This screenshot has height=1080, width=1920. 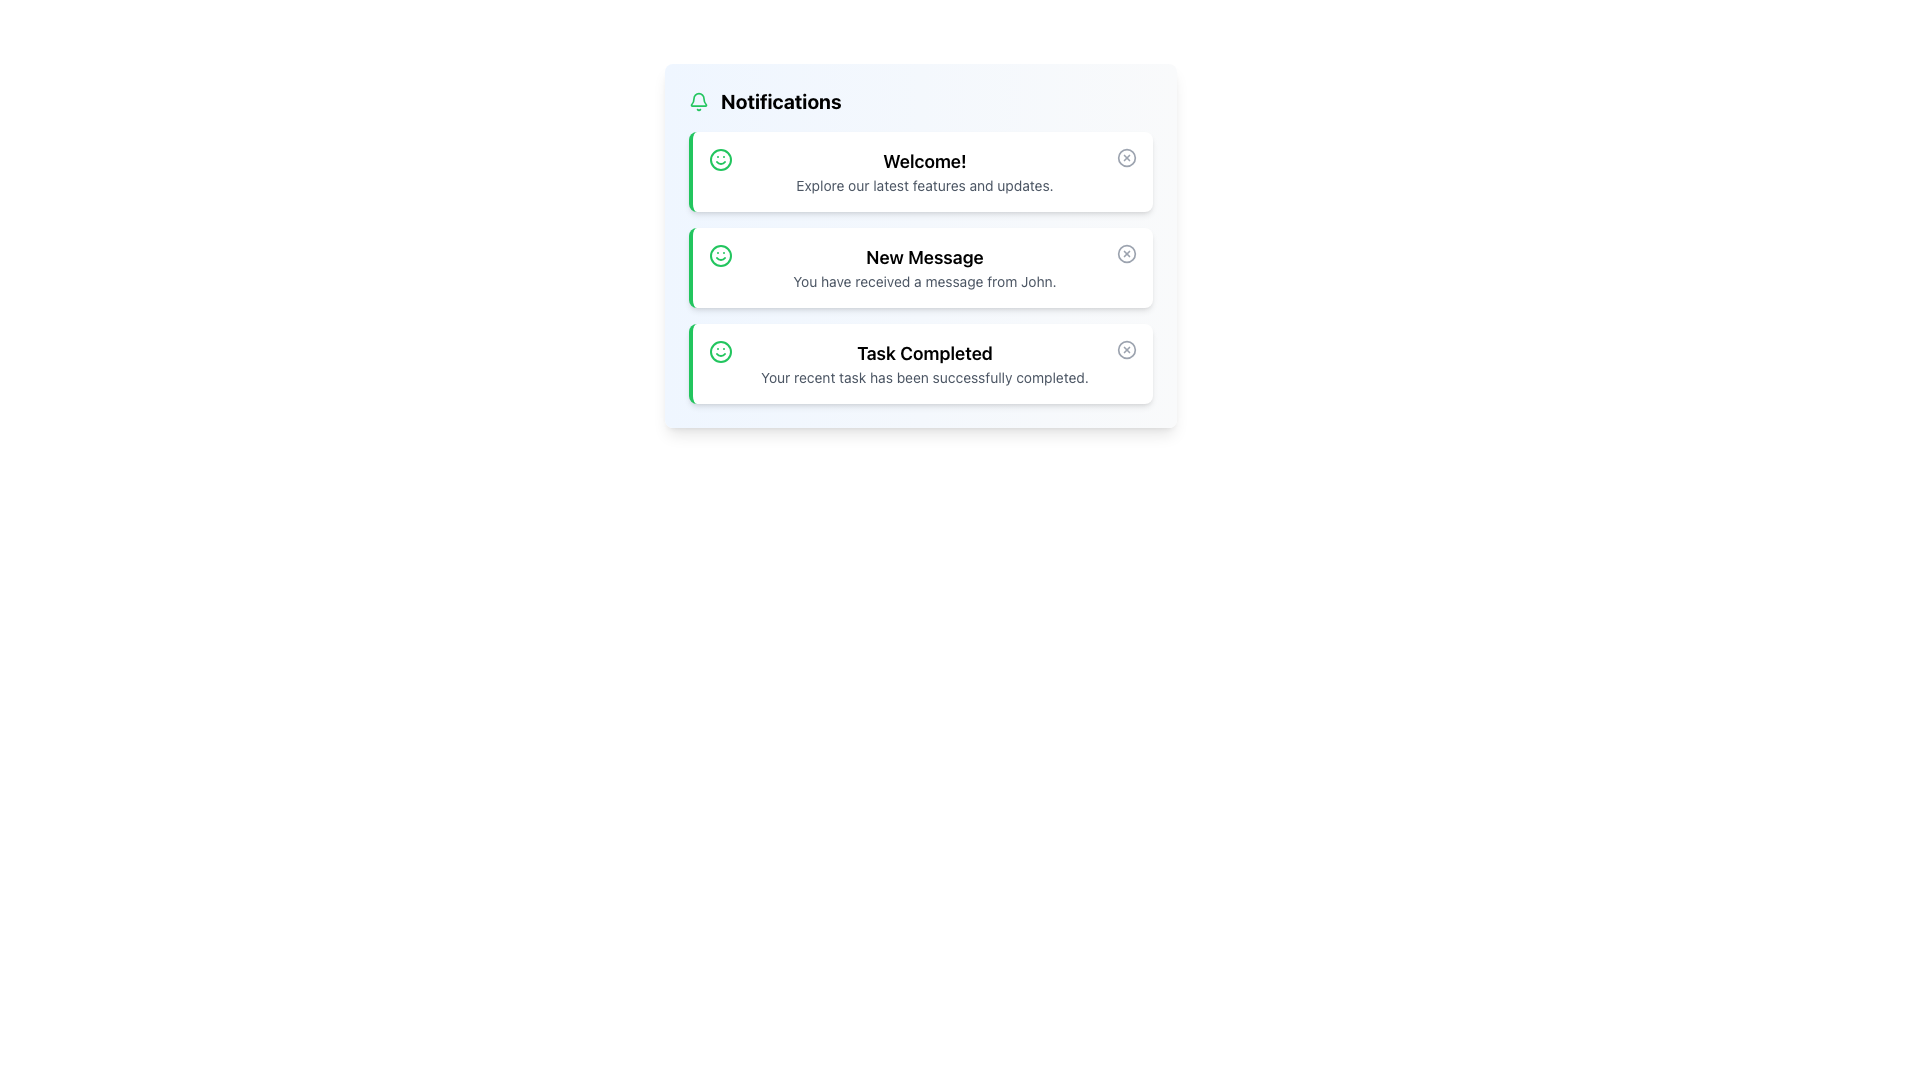 What do you see at coordinates (780, 101) in the screenshot?
I see `the text label that serves as a title for the notifications section, located on the top-left side of the interface next to a bell icon` at bounding box center [780, 101].